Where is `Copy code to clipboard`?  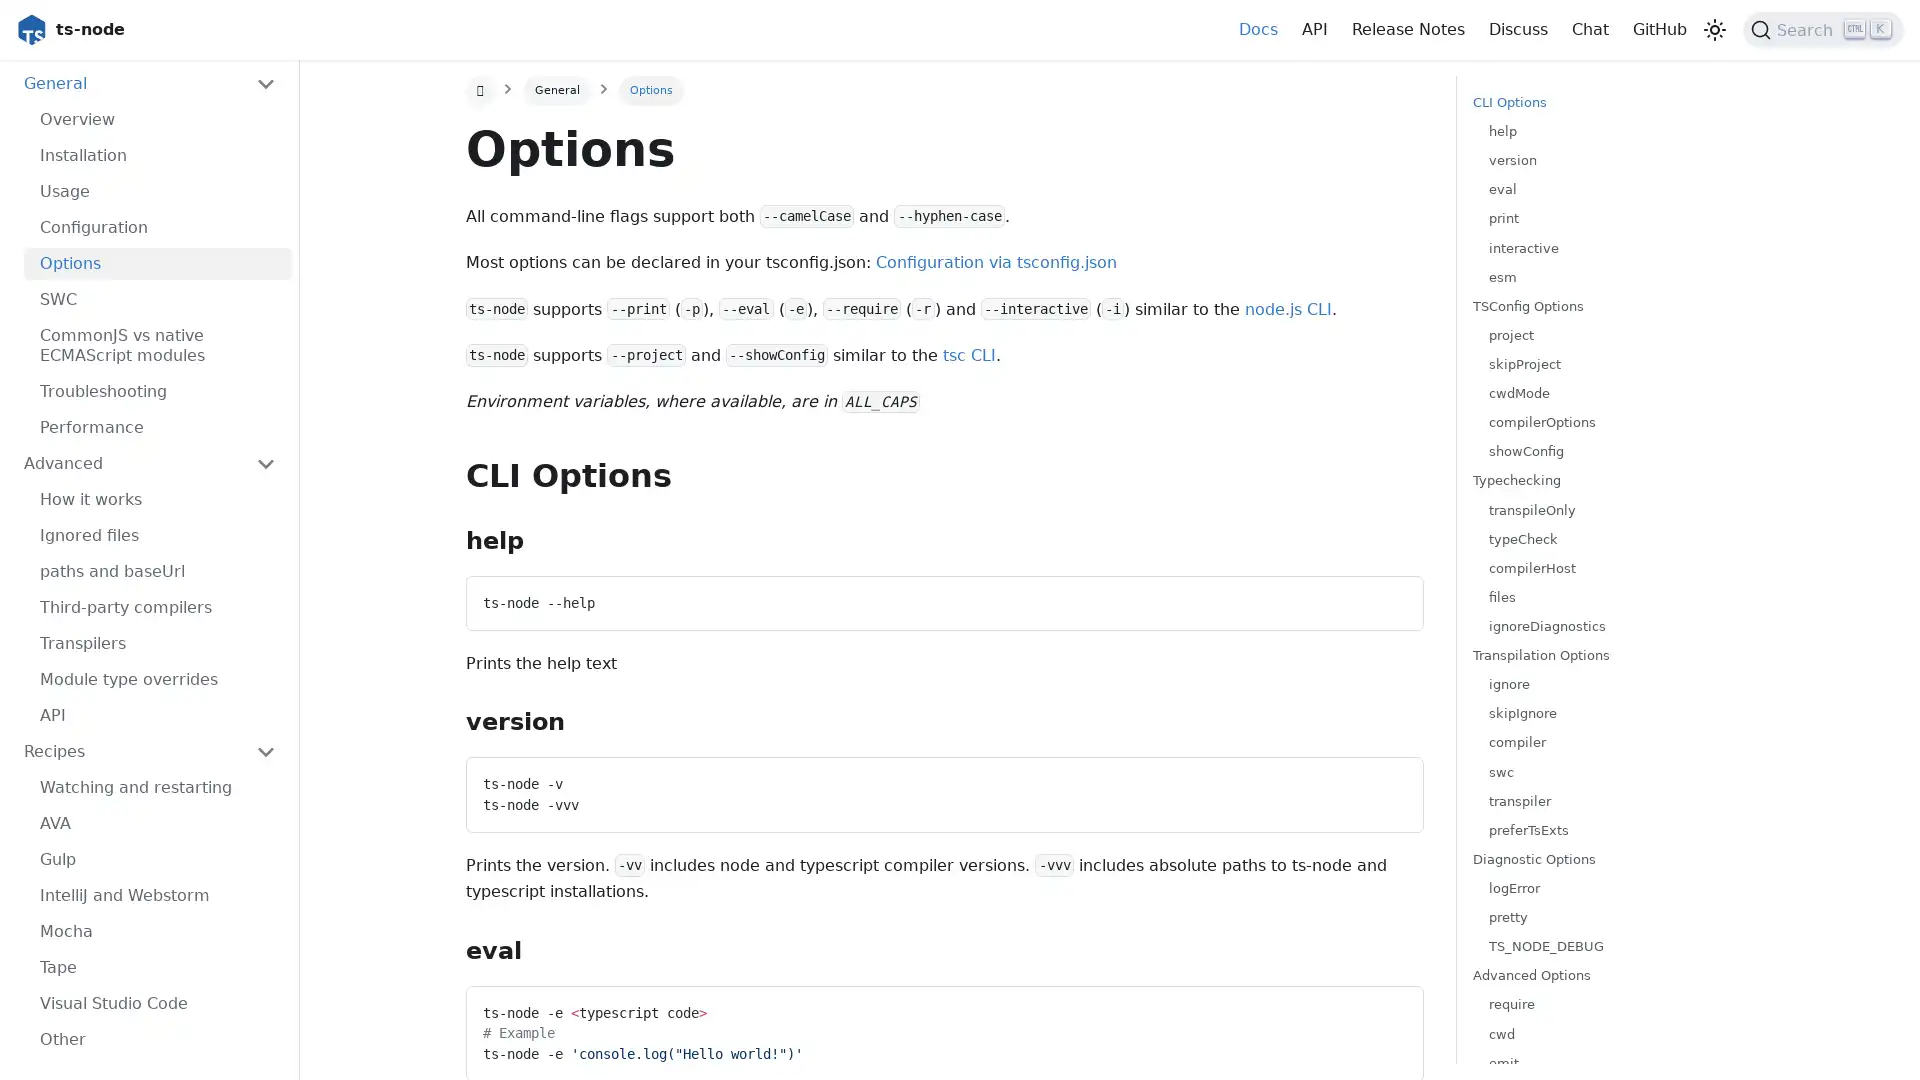
Copy code to clipboard is located at coordinates (1389, 596).